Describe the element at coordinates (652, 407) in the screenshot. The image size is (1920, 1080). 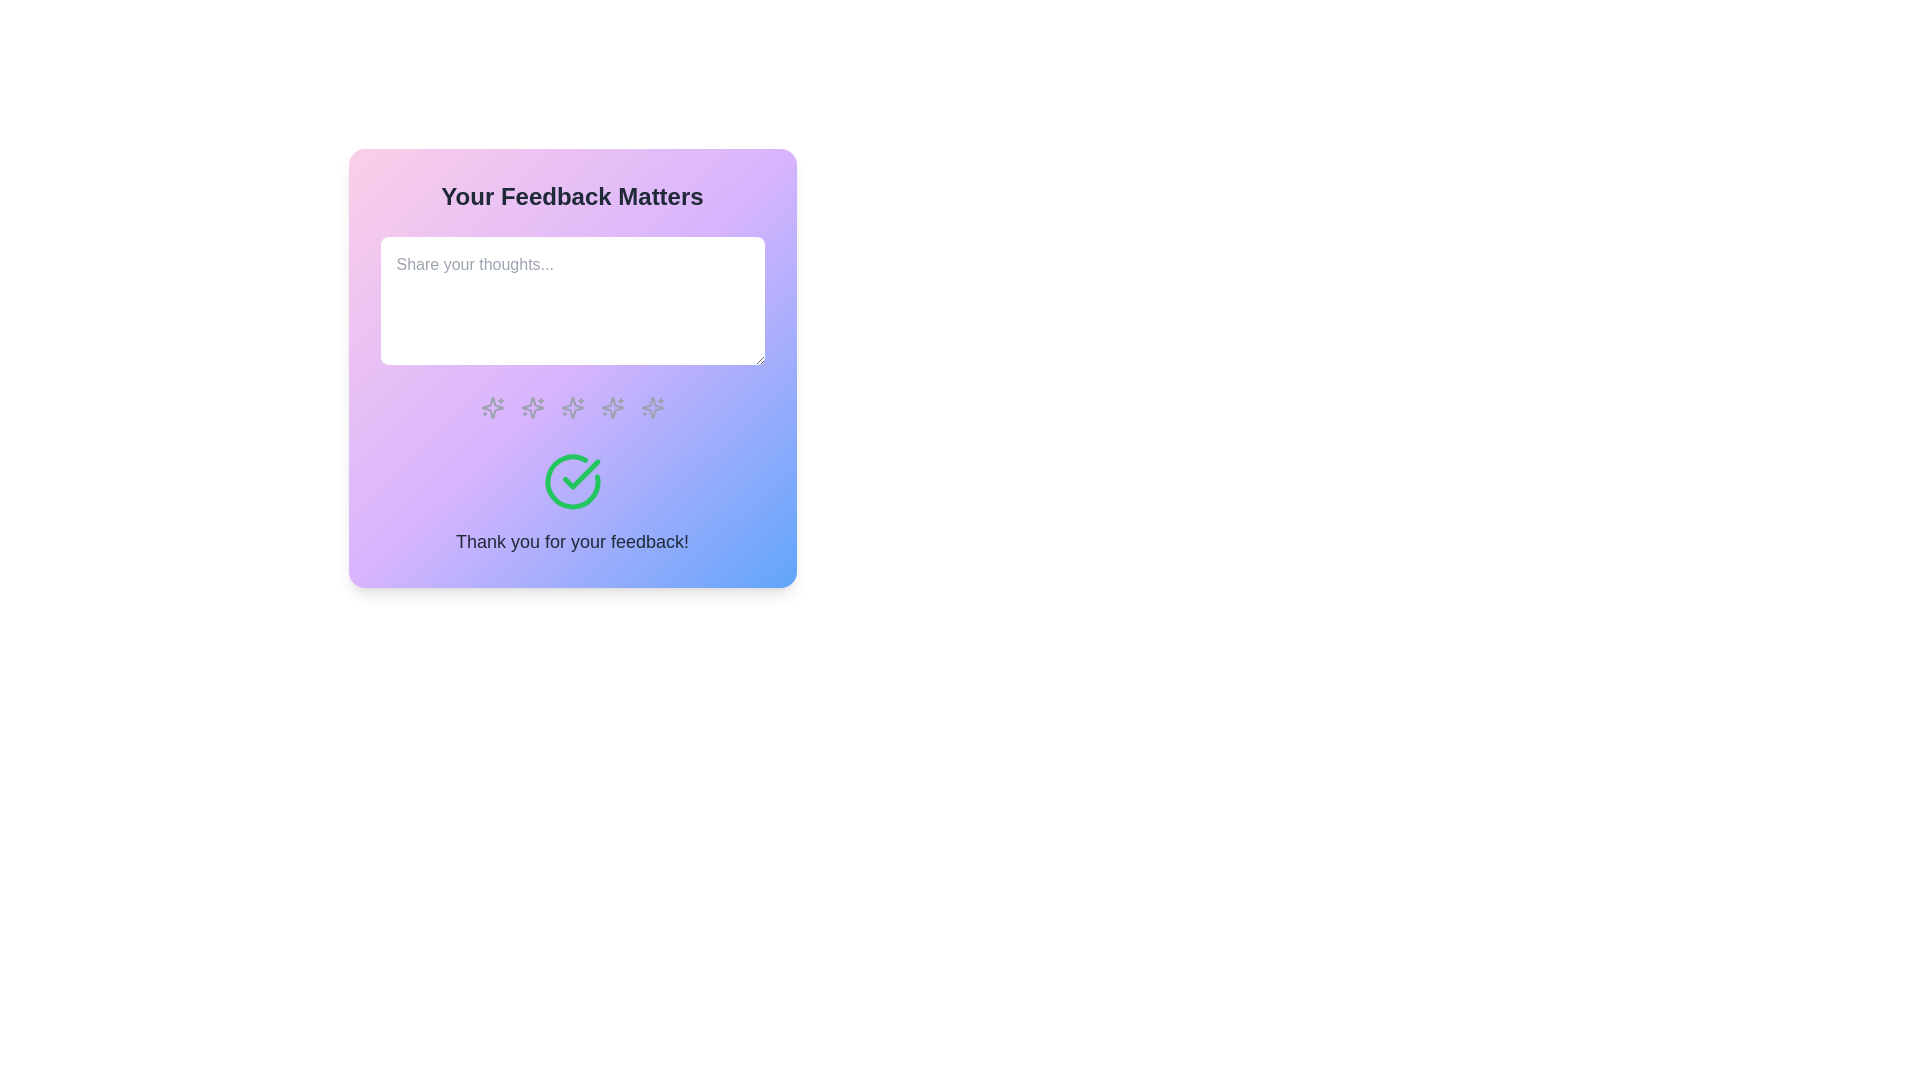
I see `the fifth star-shaped interactive icon located at the center-bottom area of the card` at that location.